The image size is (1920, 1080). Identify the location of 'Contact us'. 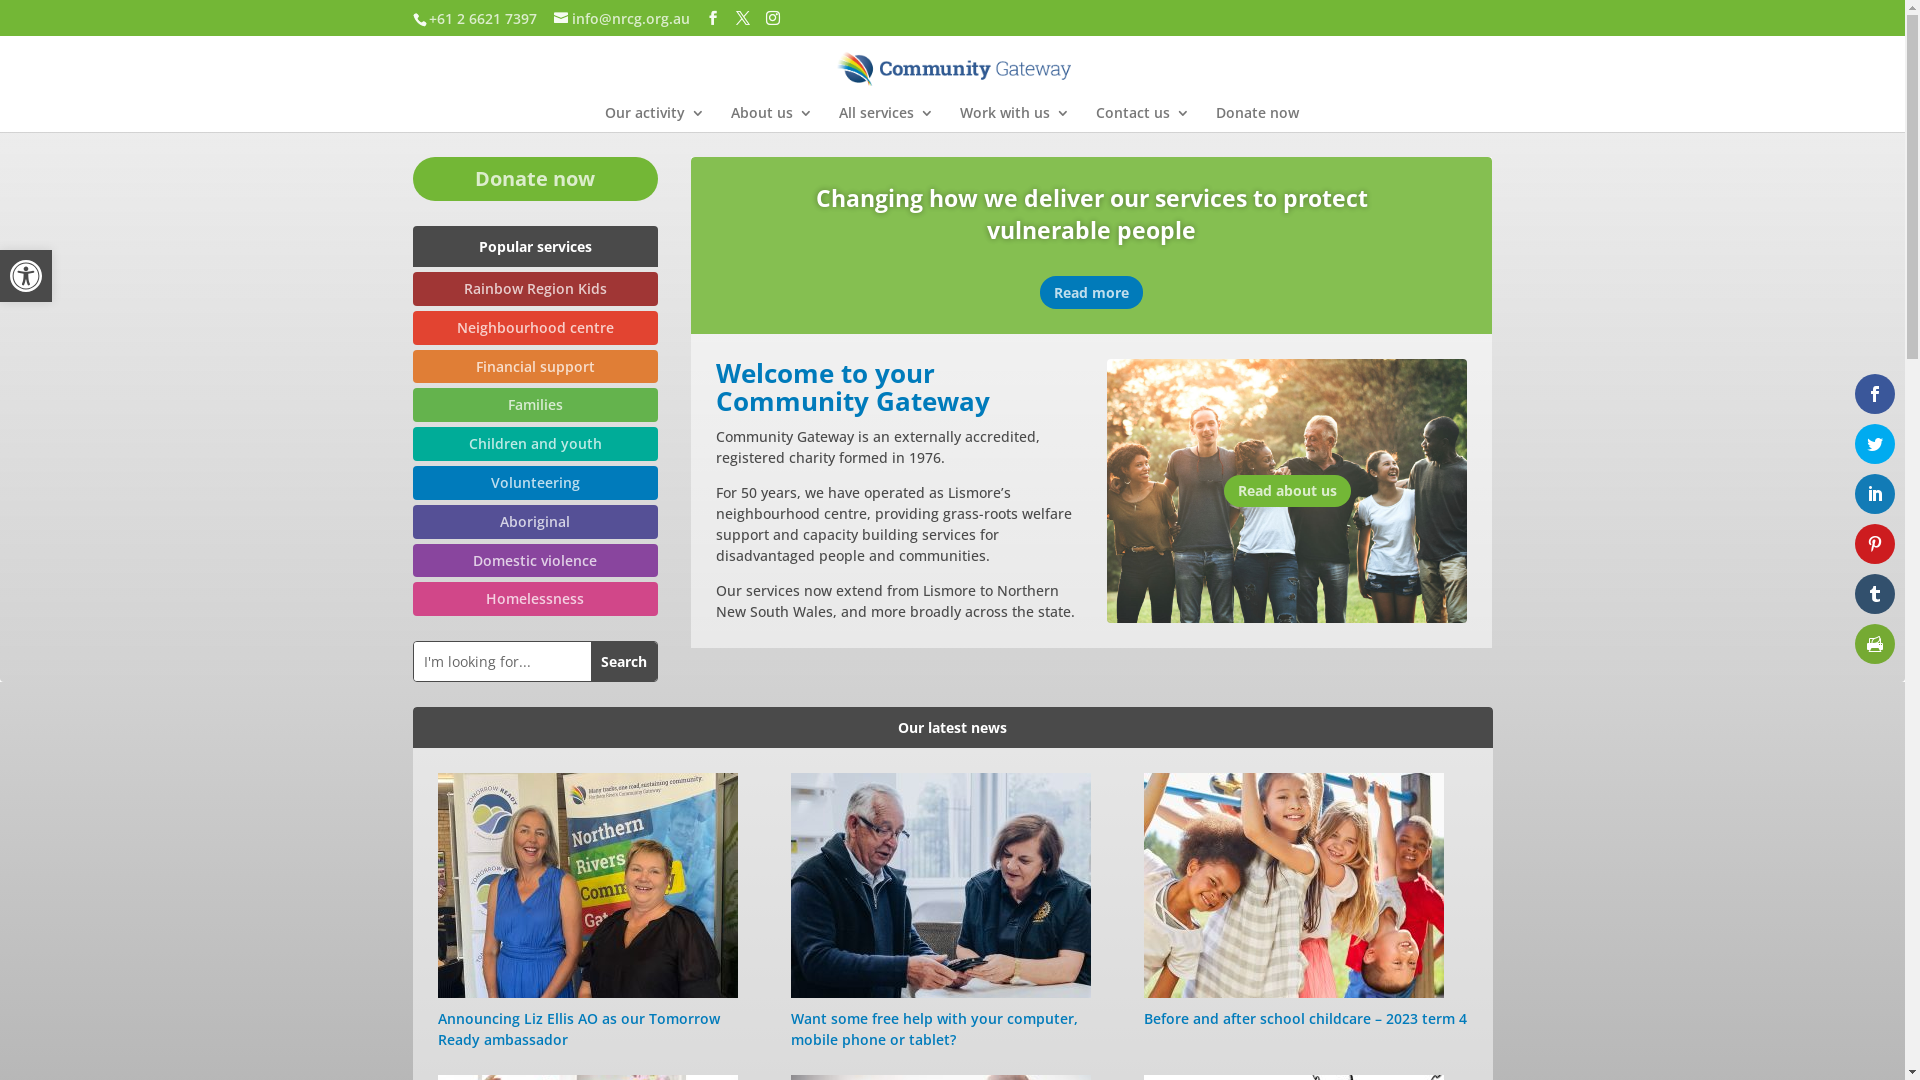
(1142, 119).